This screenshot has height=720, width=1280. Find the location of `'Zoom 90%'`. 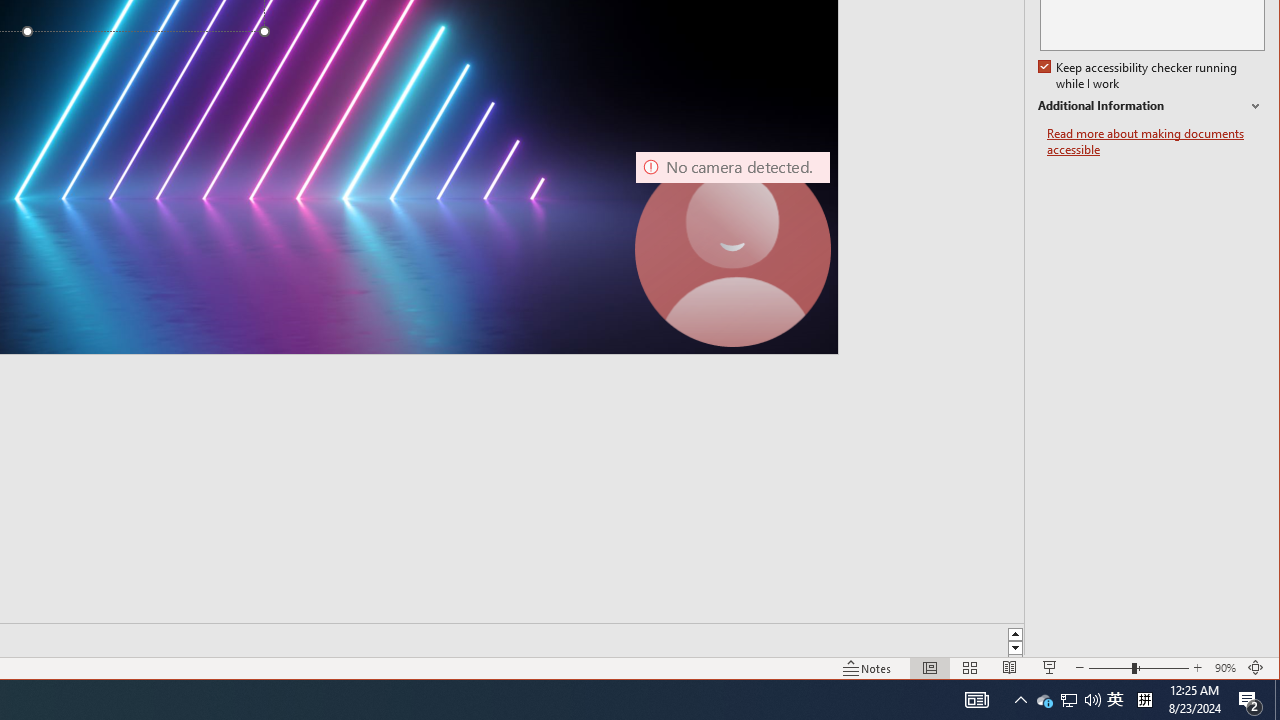

'Zoom 90%' is located at coordinates (1224, 668).